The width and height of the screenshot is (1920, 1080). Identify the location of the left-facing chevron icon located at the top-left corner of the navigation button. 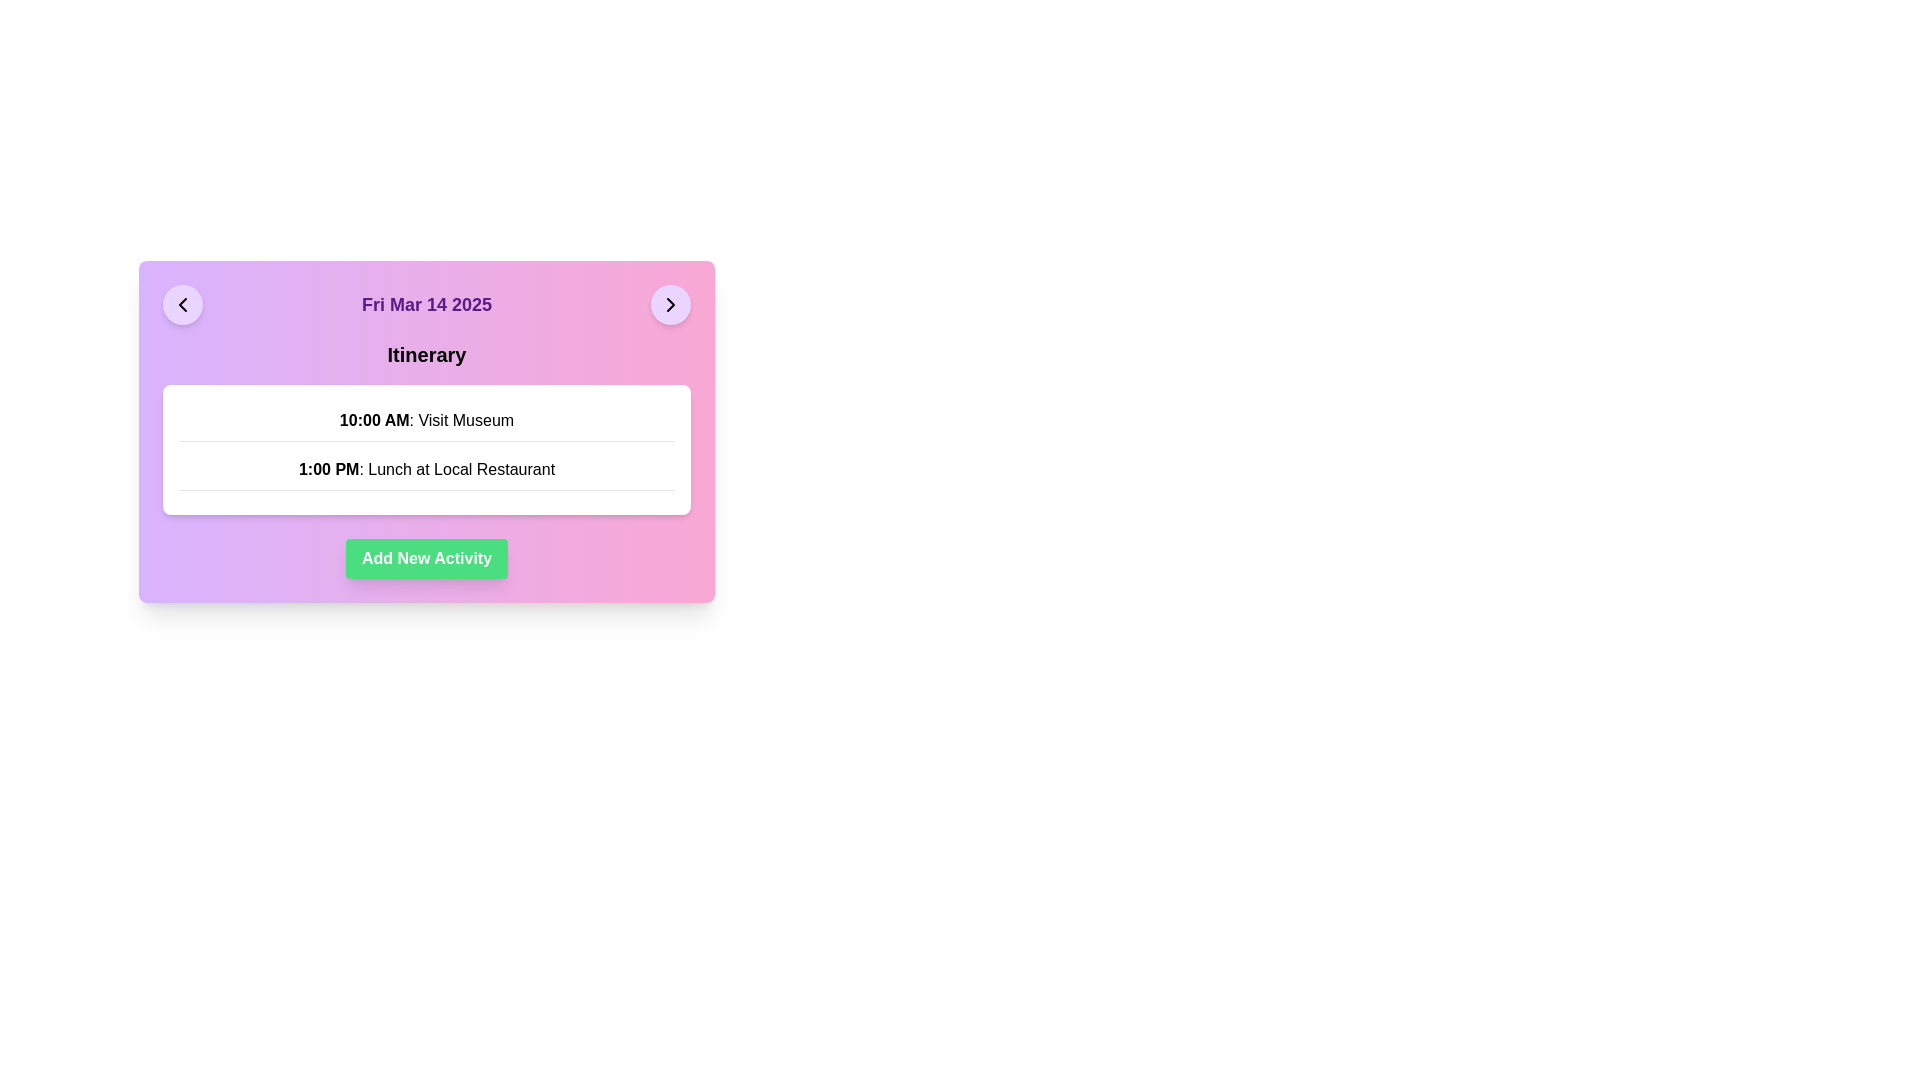
(182, 304).